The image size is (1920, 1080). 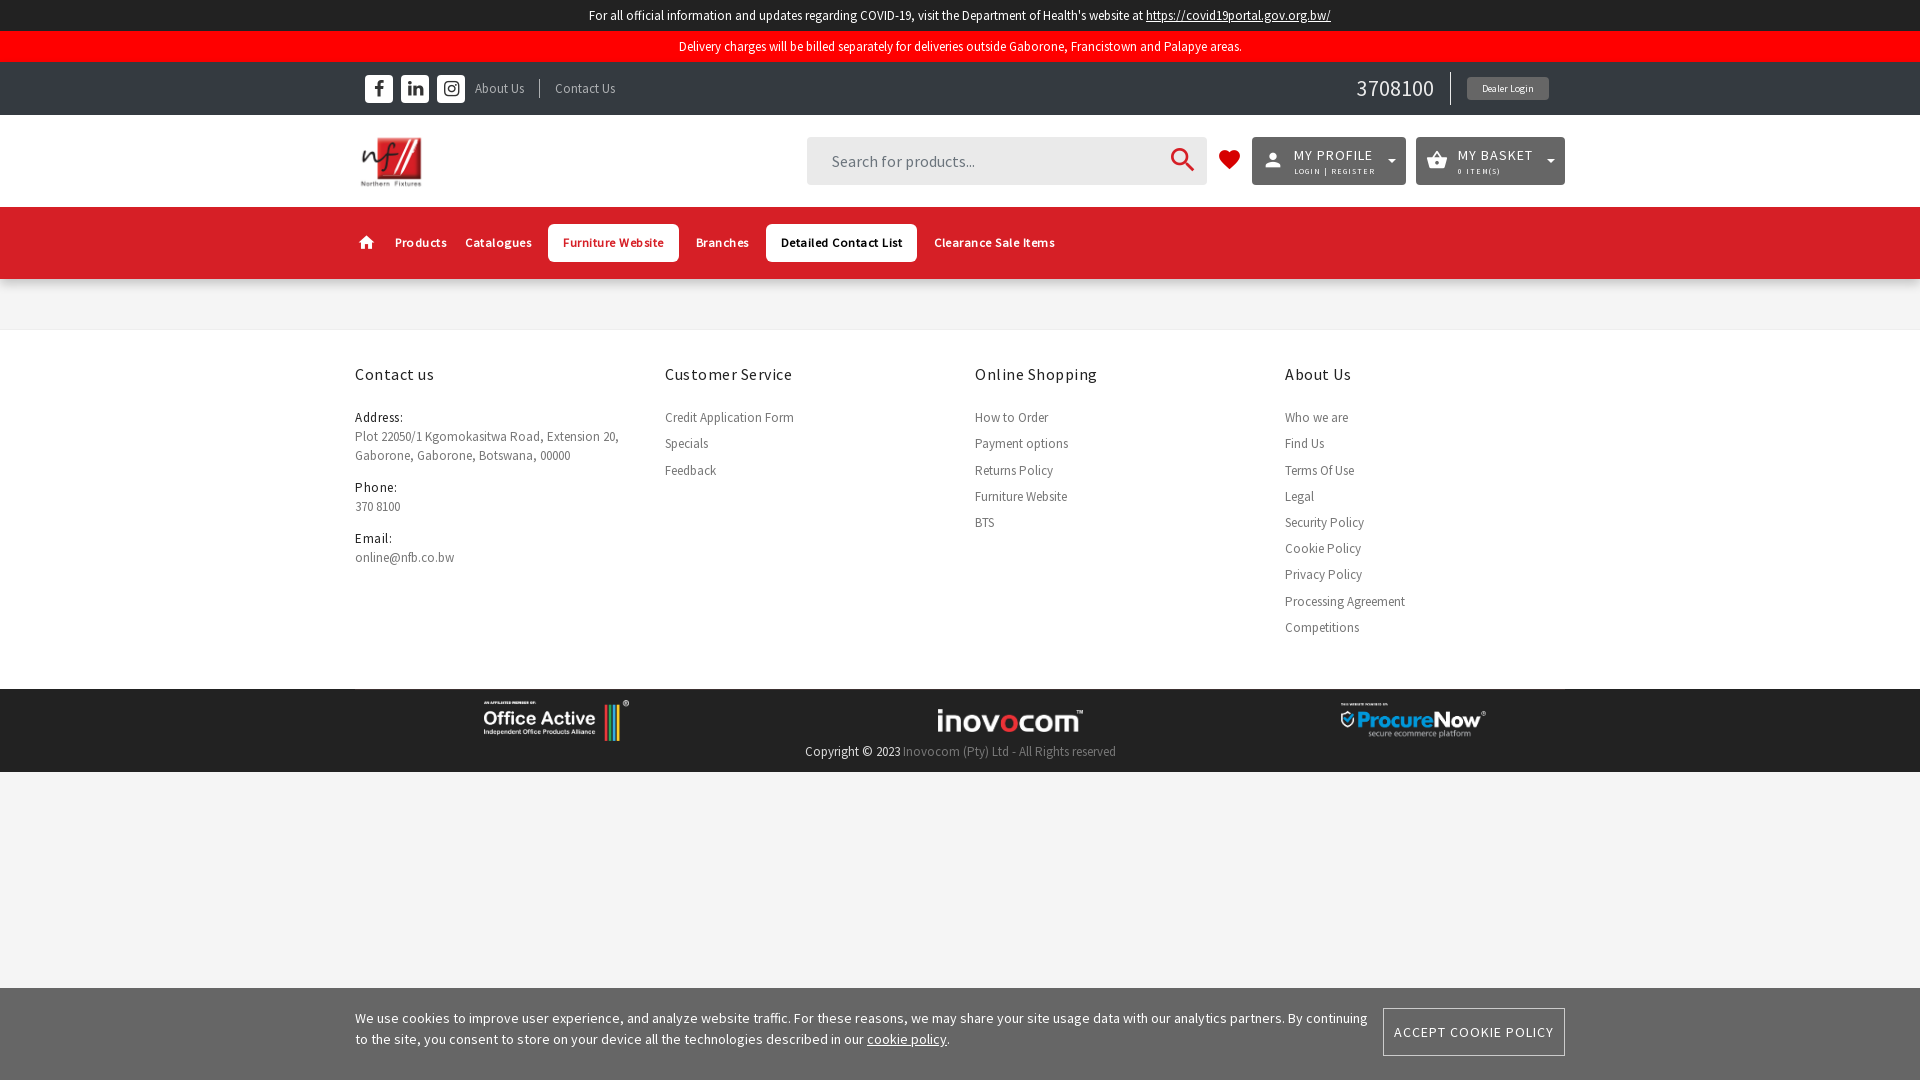 What do you see at coordinates (984, 521) in the screenshot?
I see `'BTS'` at bounding box center [984, 521].